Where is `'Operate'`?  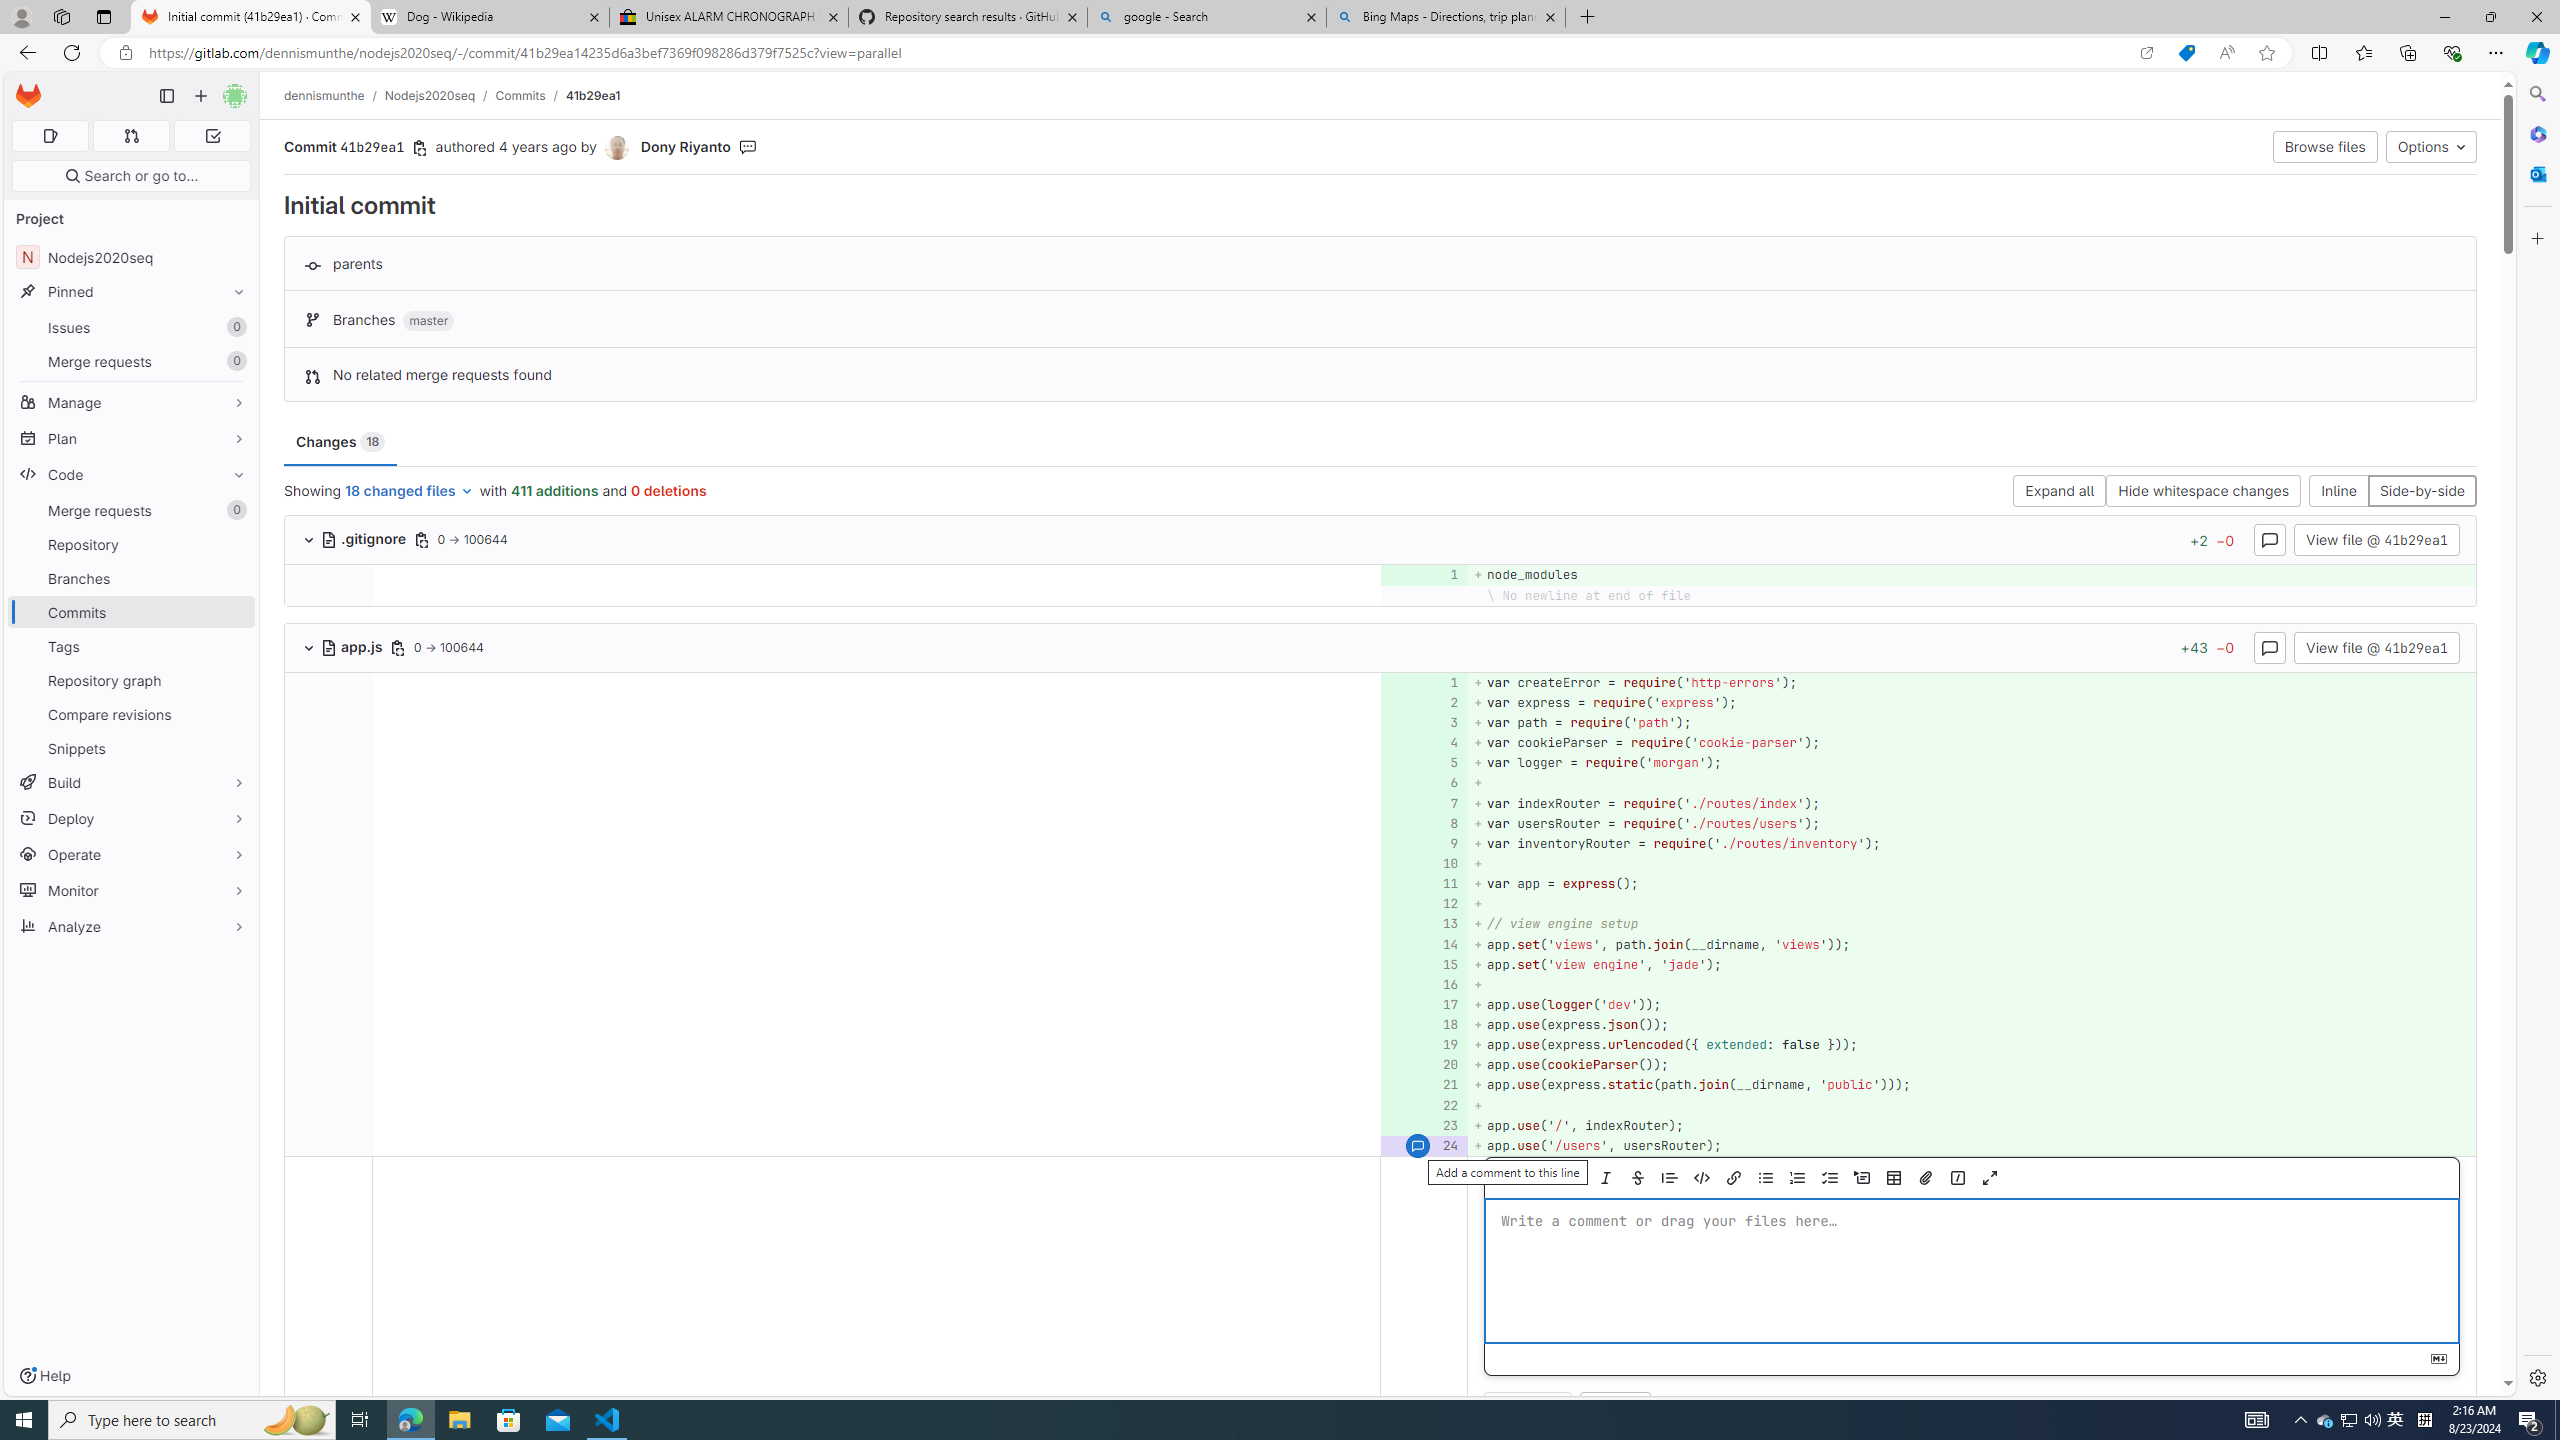
'Operate' is located at coordinates (130, 854).